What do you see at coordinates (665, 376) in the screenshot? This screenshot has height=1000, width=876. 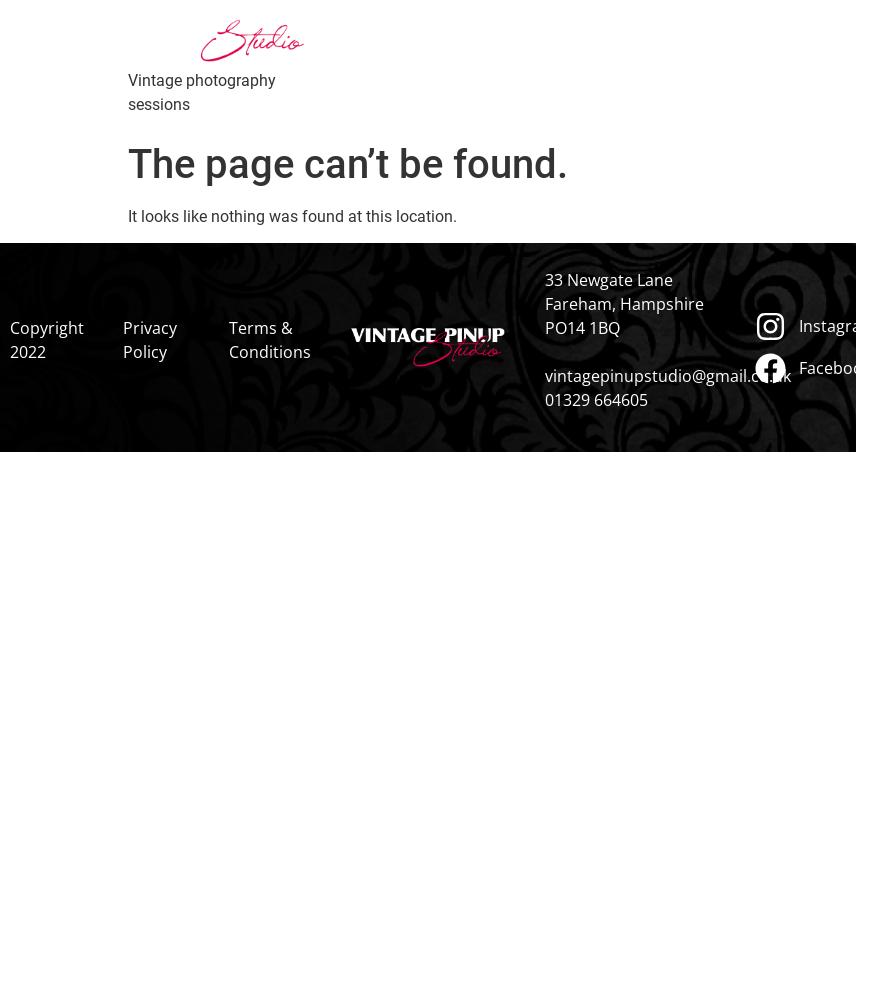 I see `'vintagepinupstudio@gmail.co.uk'` at bounding box center [665, 376].